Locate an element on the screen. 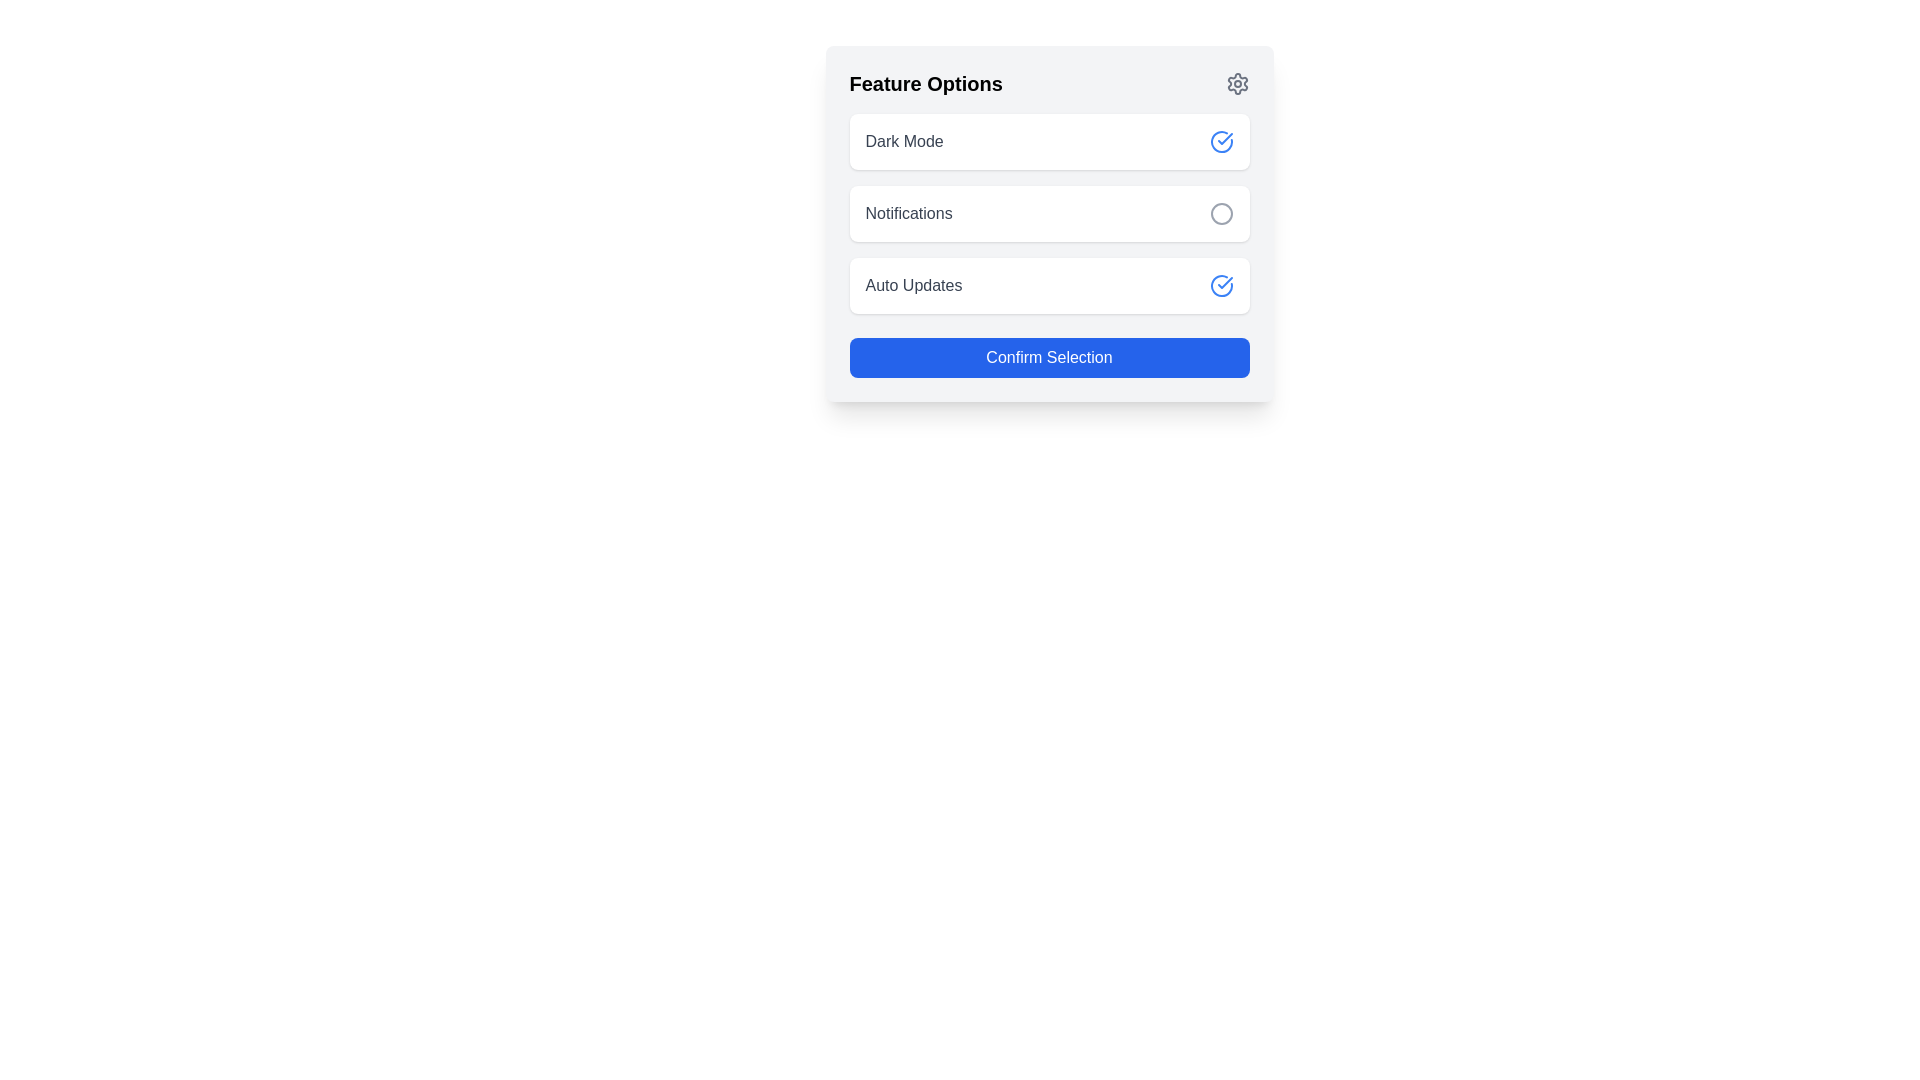  the confirmation button located at the bottom of the feature options panel, directly below the 'Auto Updates' toggle, to confirm the selection is located at coordinates (1048, 357).